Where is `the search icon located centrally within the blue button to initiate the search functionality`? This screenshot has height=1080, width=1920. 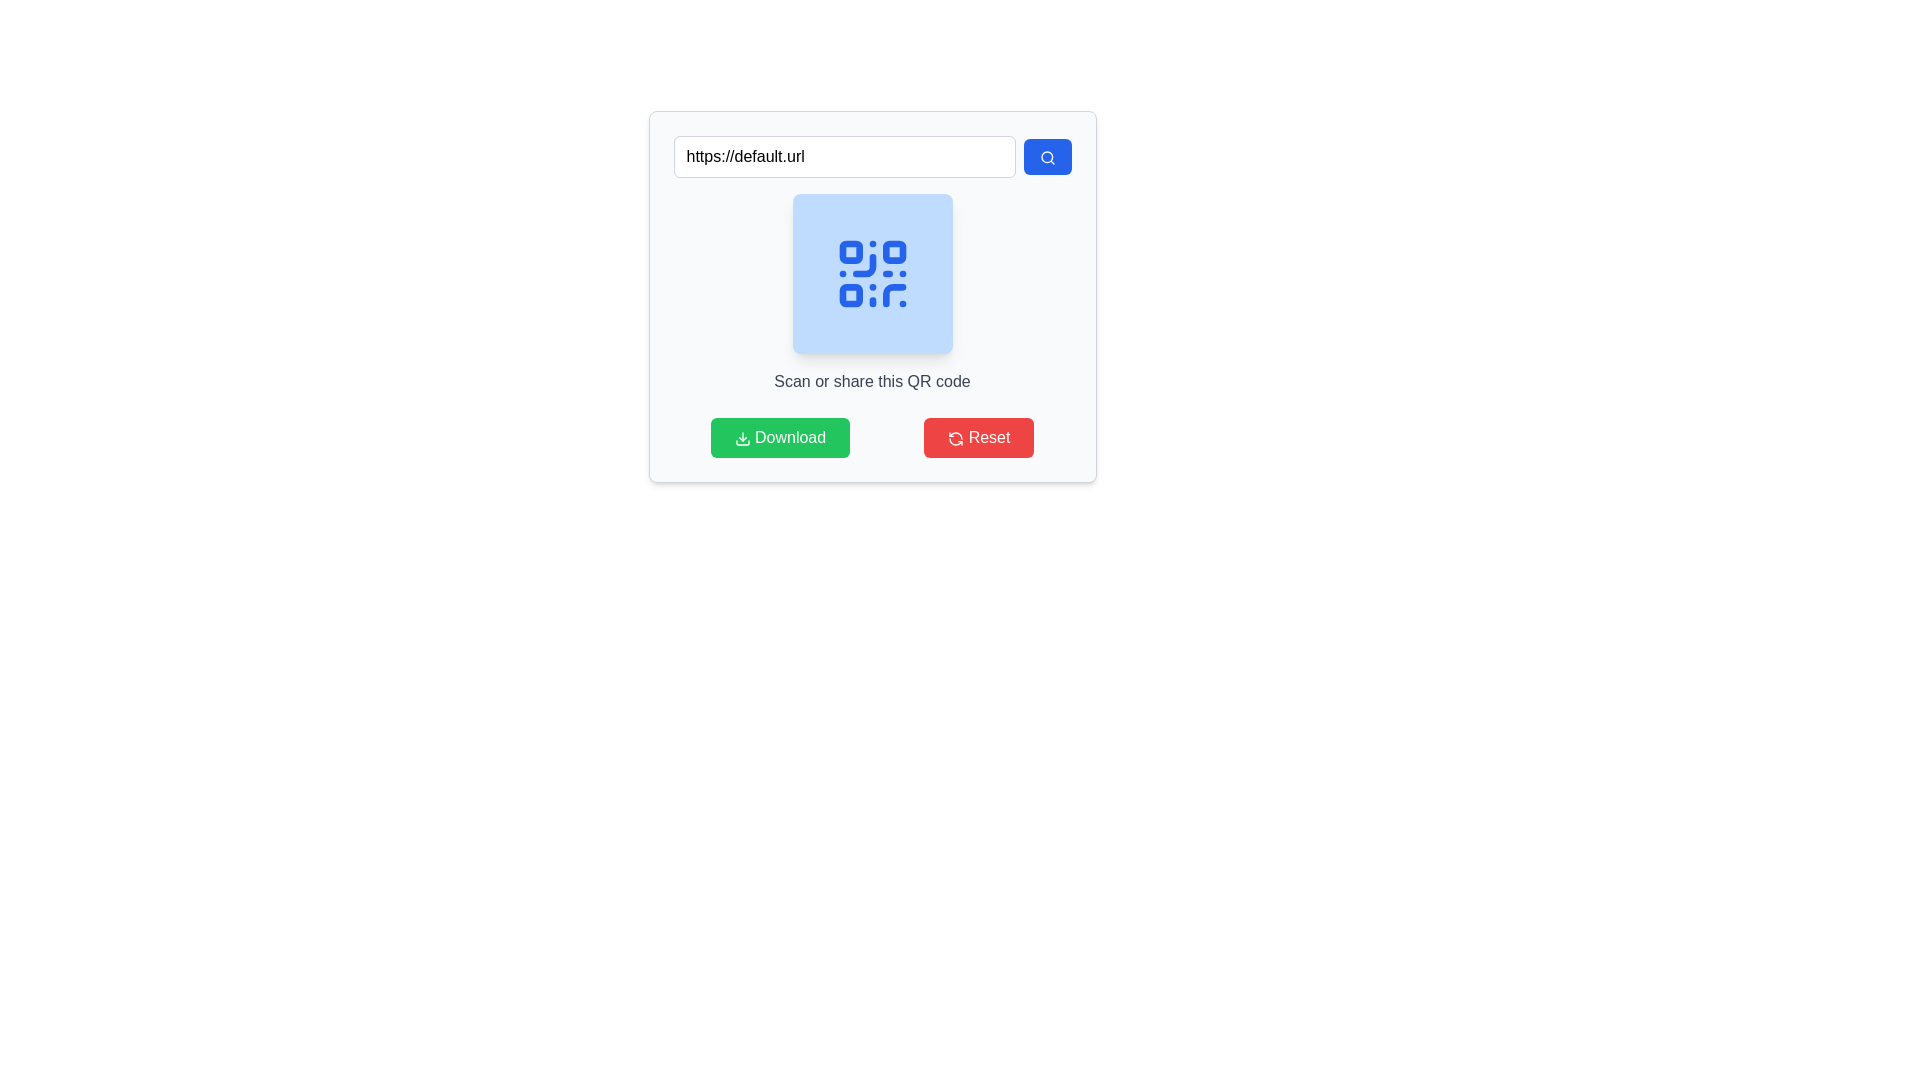
the search icon located centrally within the blue button to initiate the search functionality is located at coordinates (1046, 157).